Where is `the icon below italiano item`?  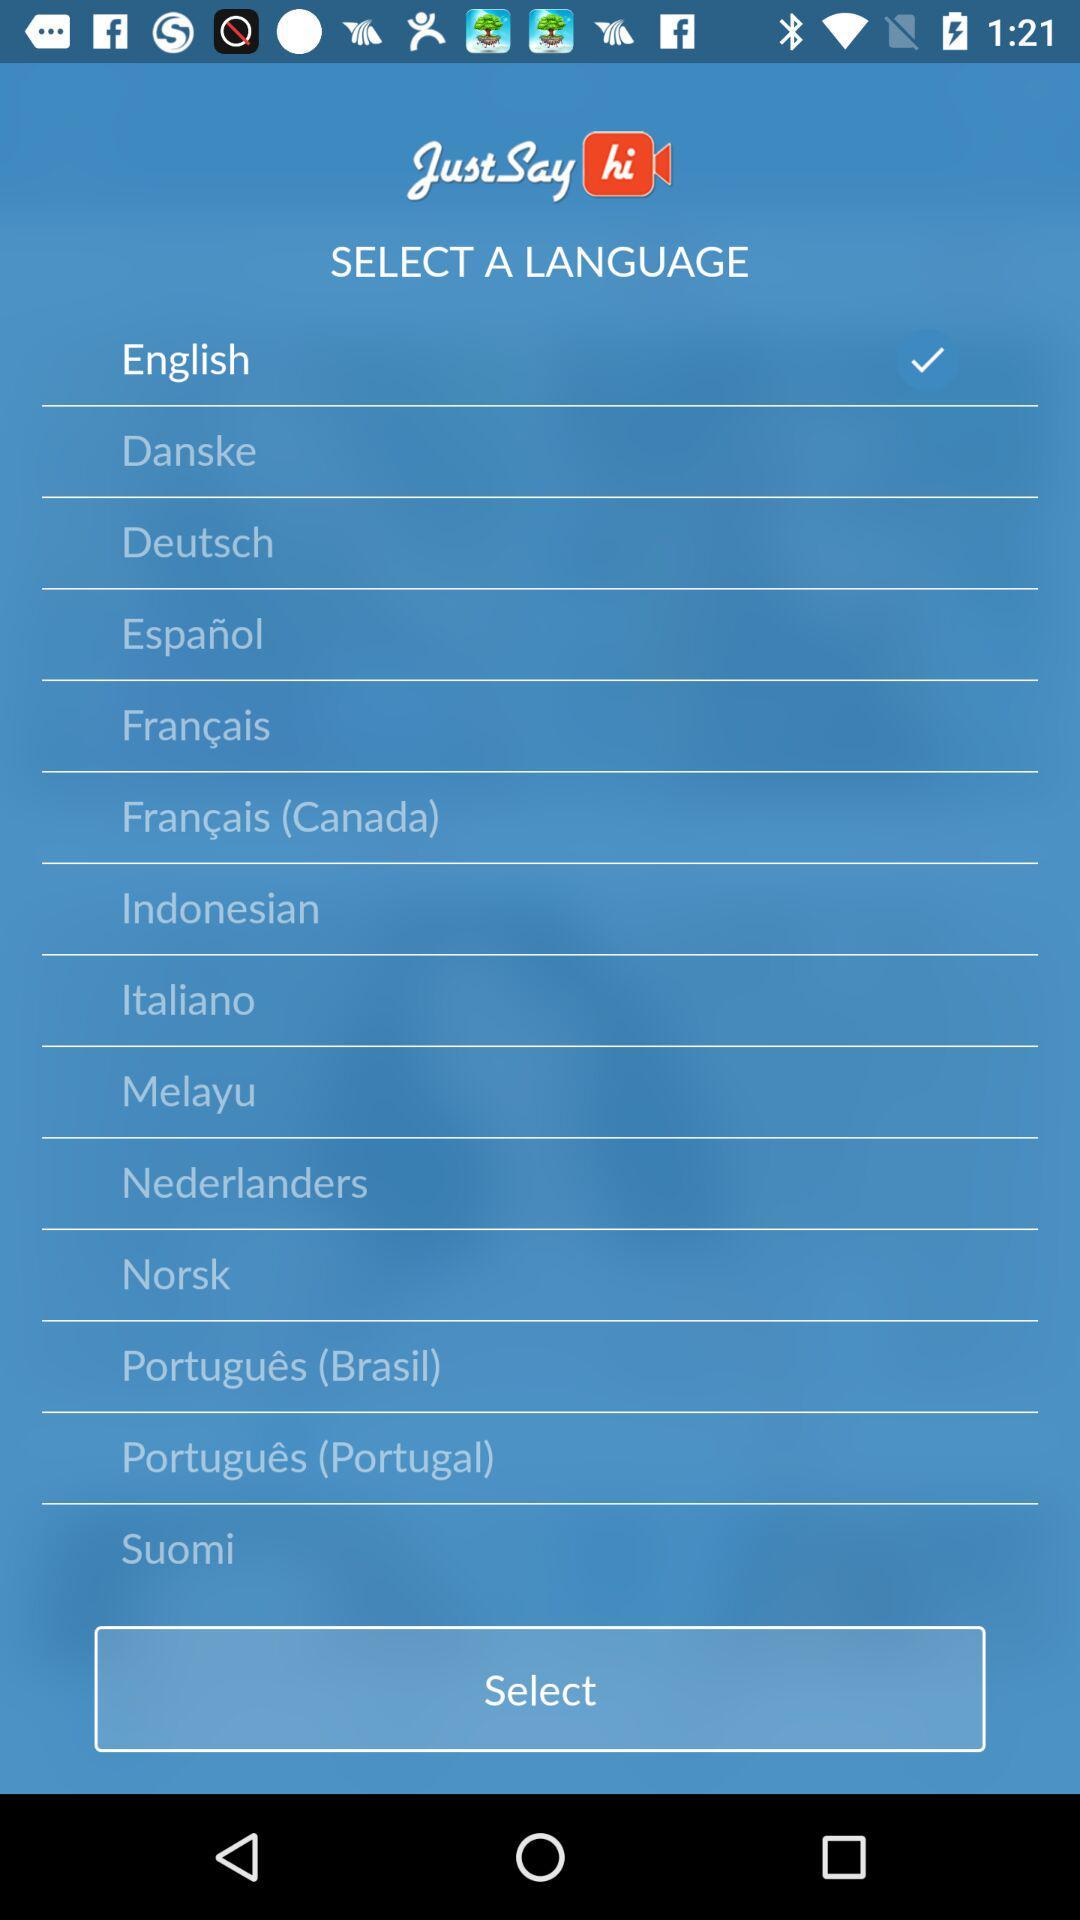 the icon below italiano item is located at coordinates (188, 1088).